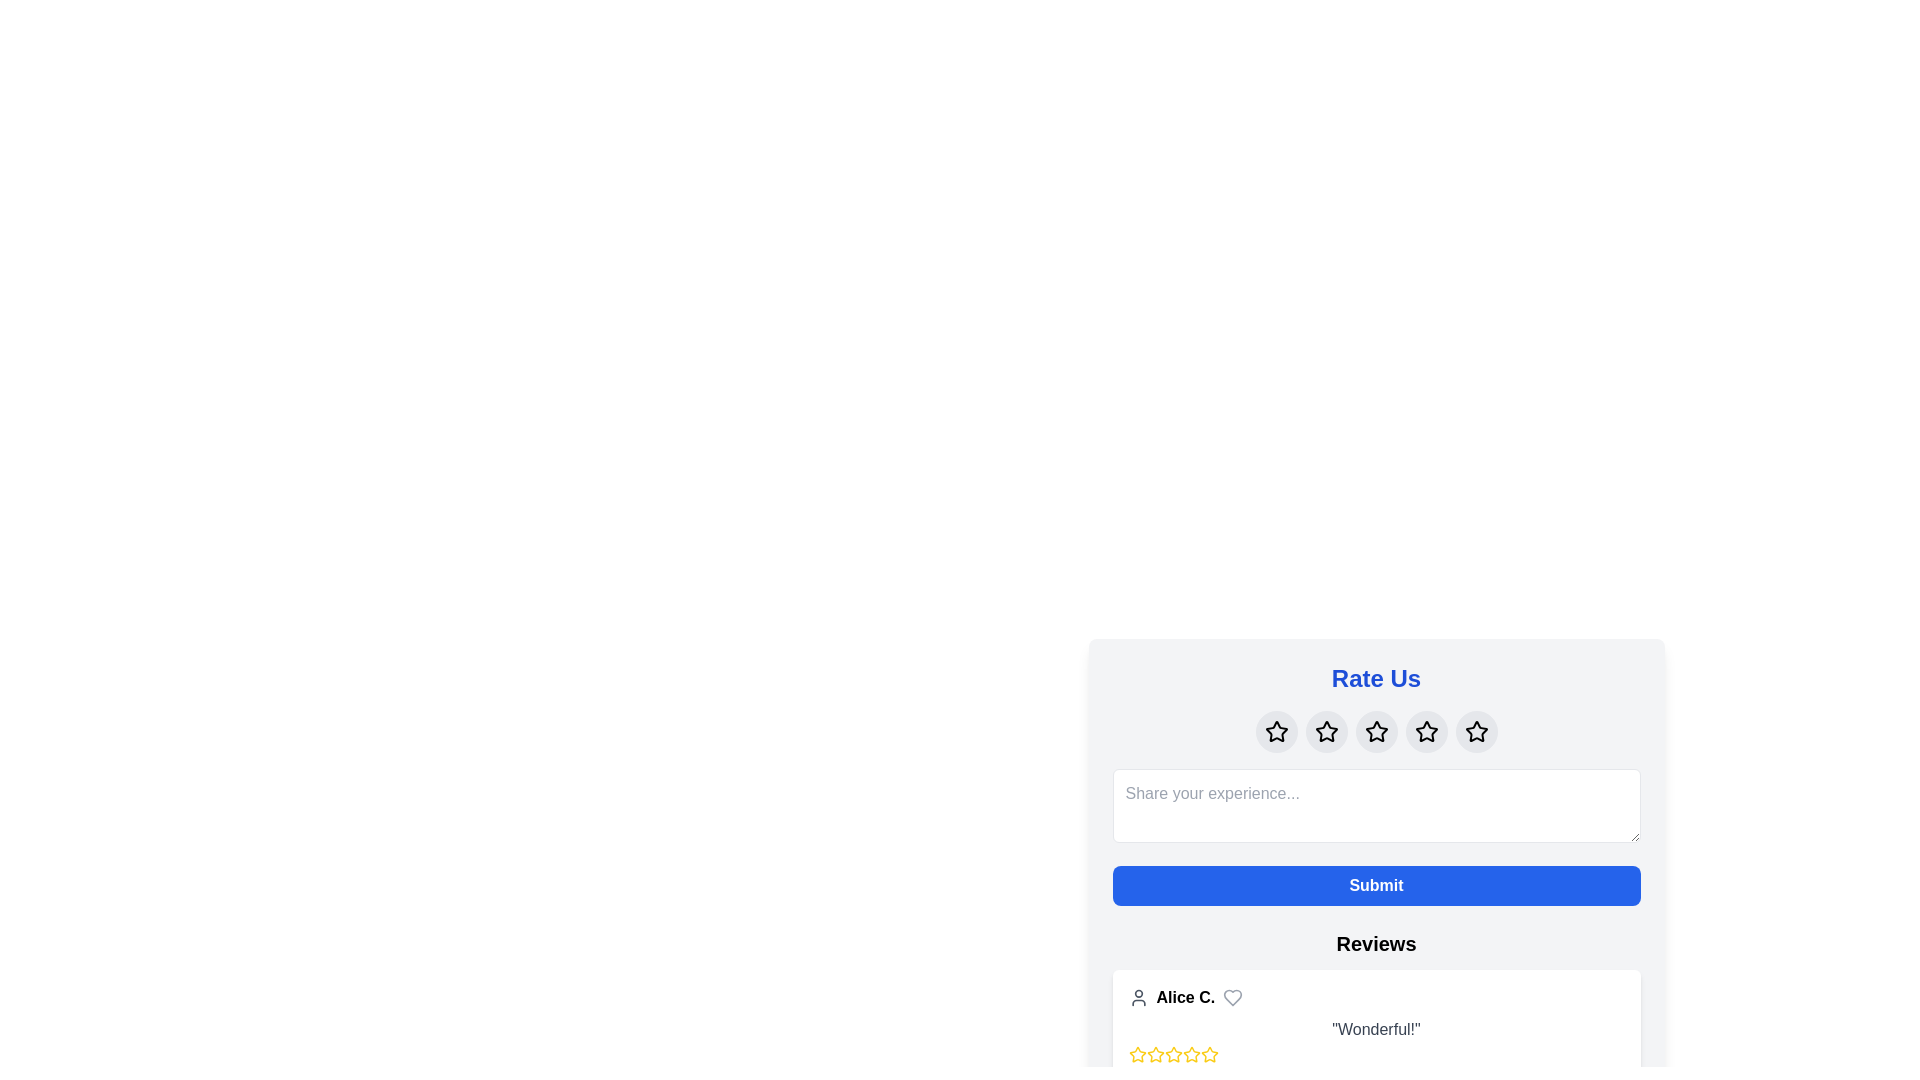  What do you see at coordinates (1476, 731) in the screenshot?
I see `the fifth star-shaped button in the rating system` at bounding box center [1476, 731].